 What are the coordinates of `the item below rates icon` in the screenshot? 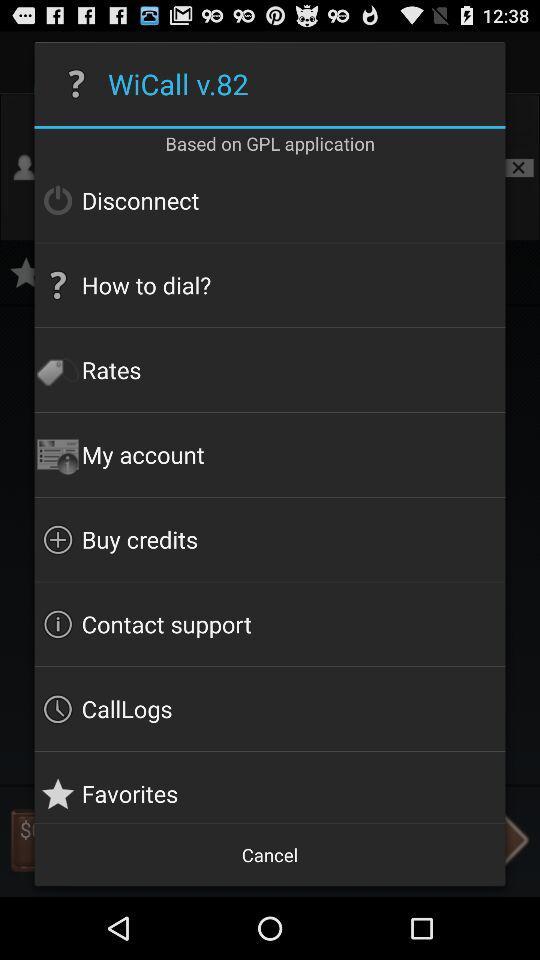 It's located at (270, 454).